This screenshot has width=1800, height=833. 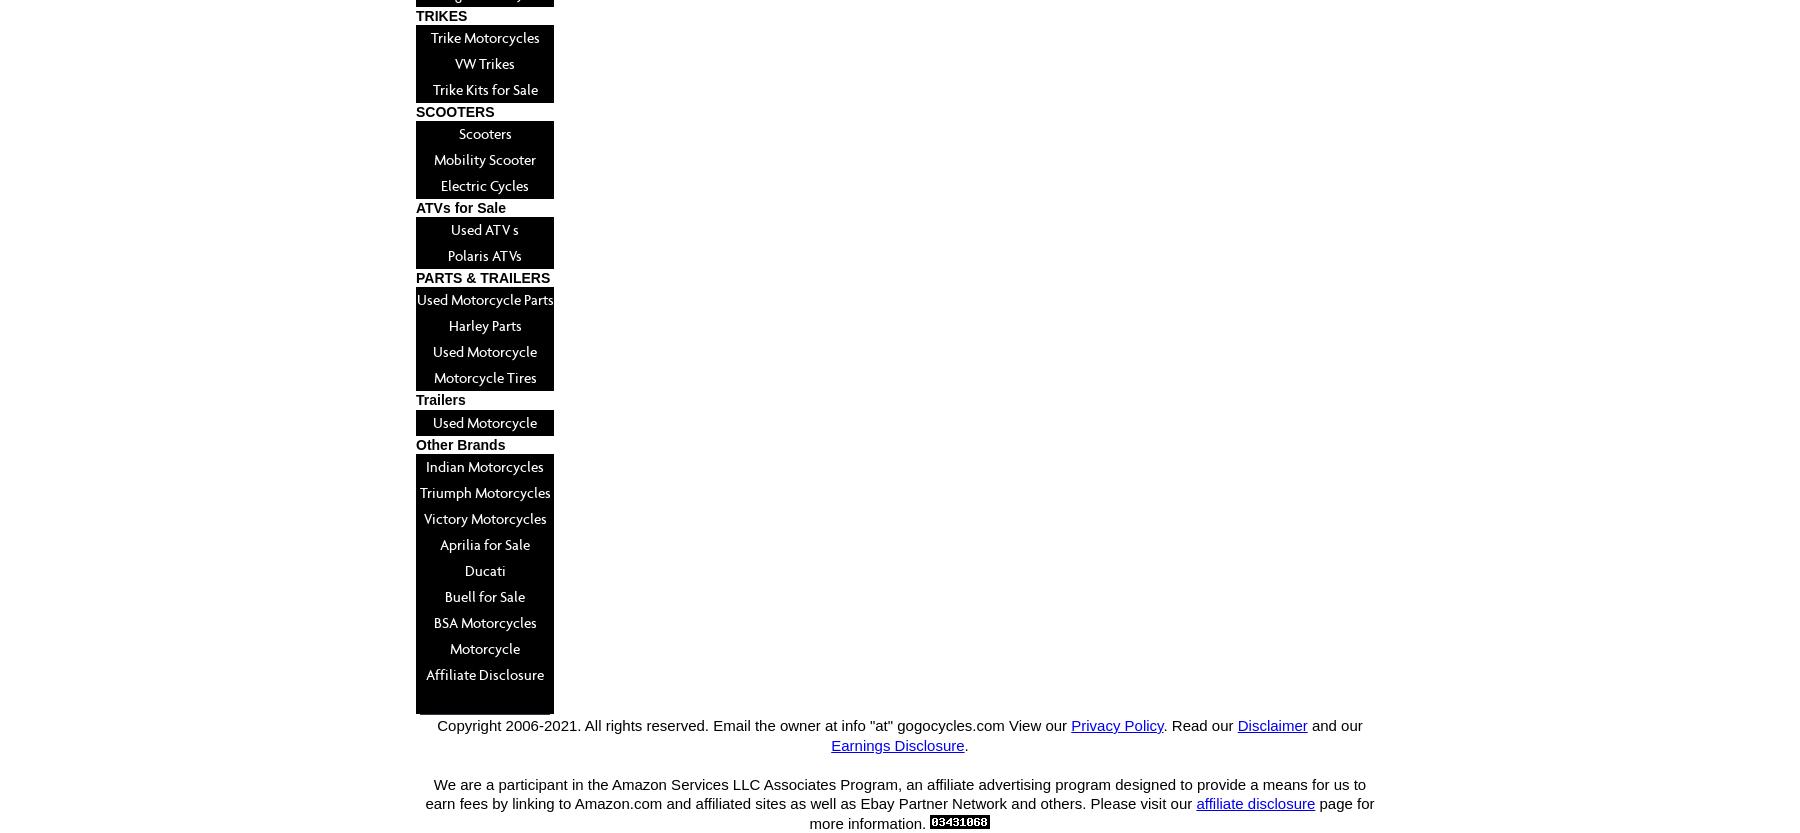 What do you see at coordinates (483, 228) in the screenshot?
I see `'Used ATV s'` at bounding box center [483, 228].